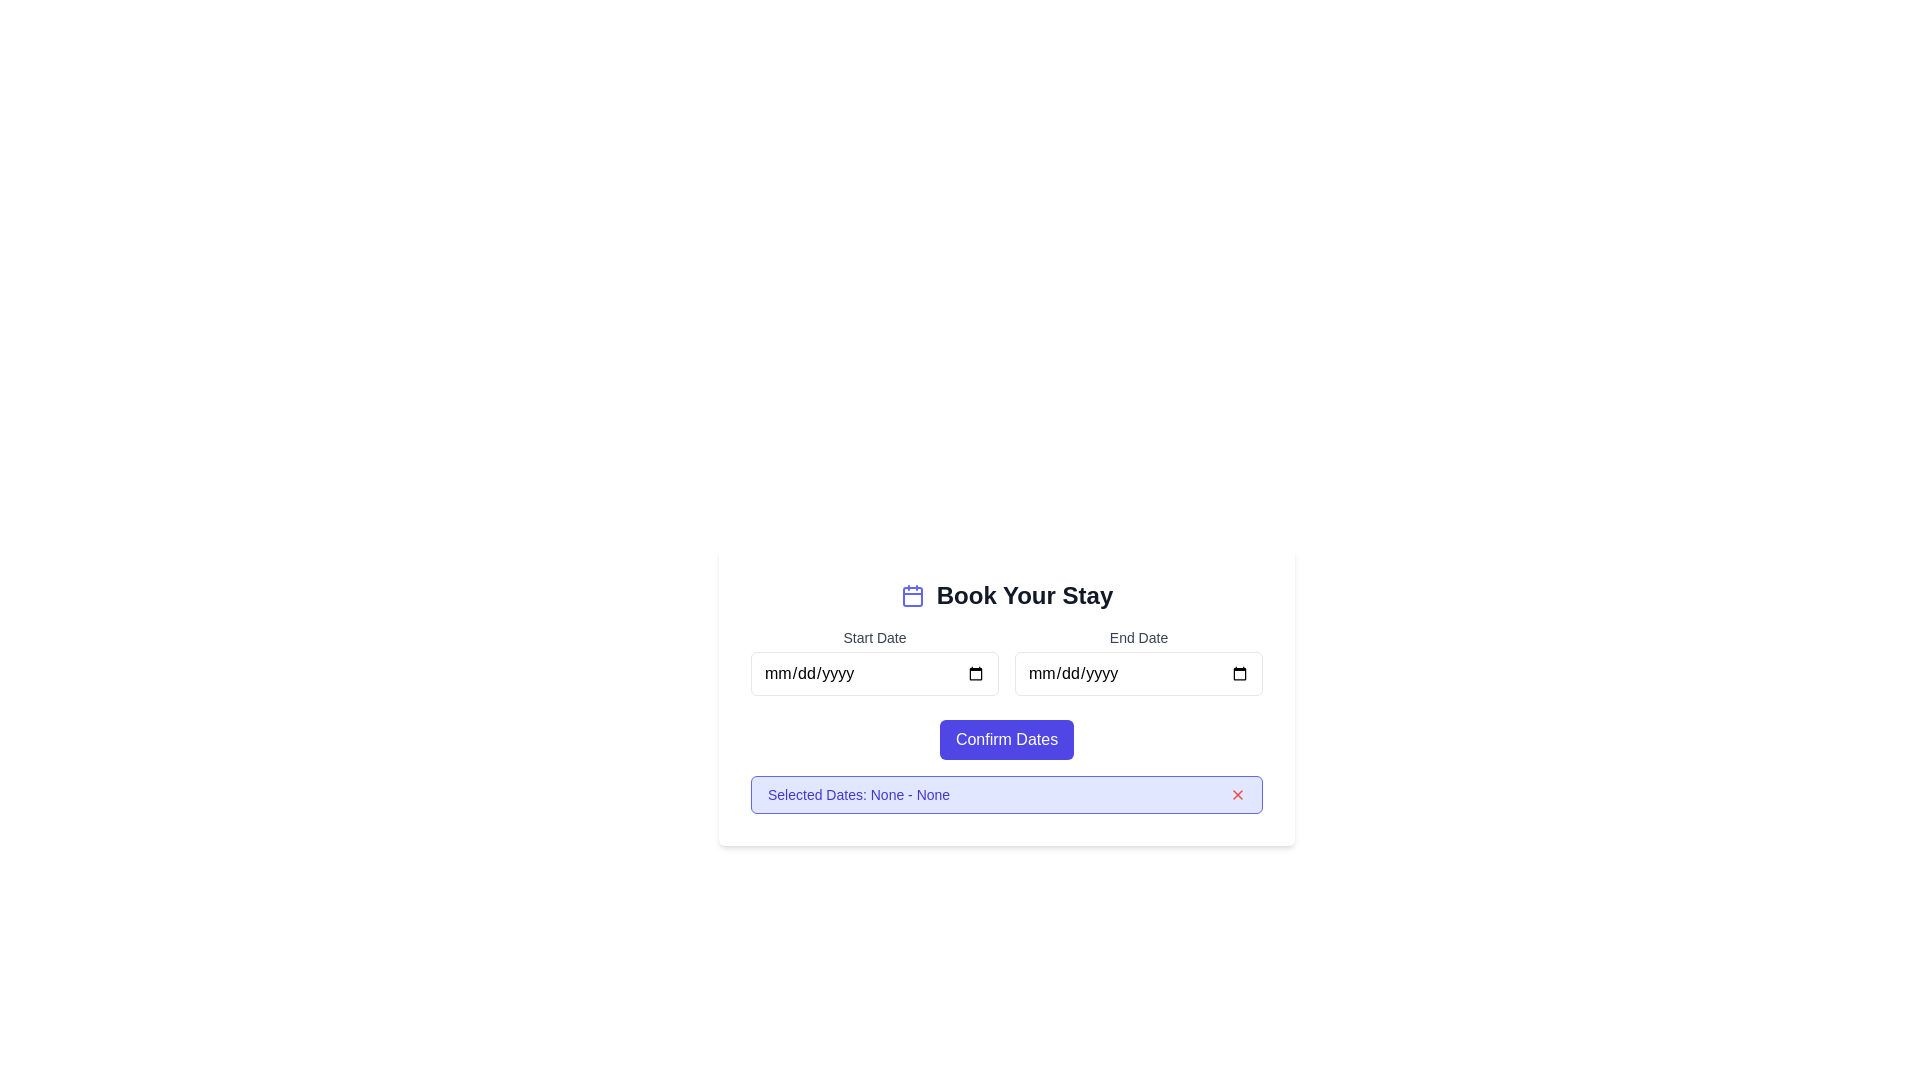  I want to click on the 'End Date' text label, which is styled in light gray and positioned above its corresponding date input field in the form layout, so click(1138, 637).